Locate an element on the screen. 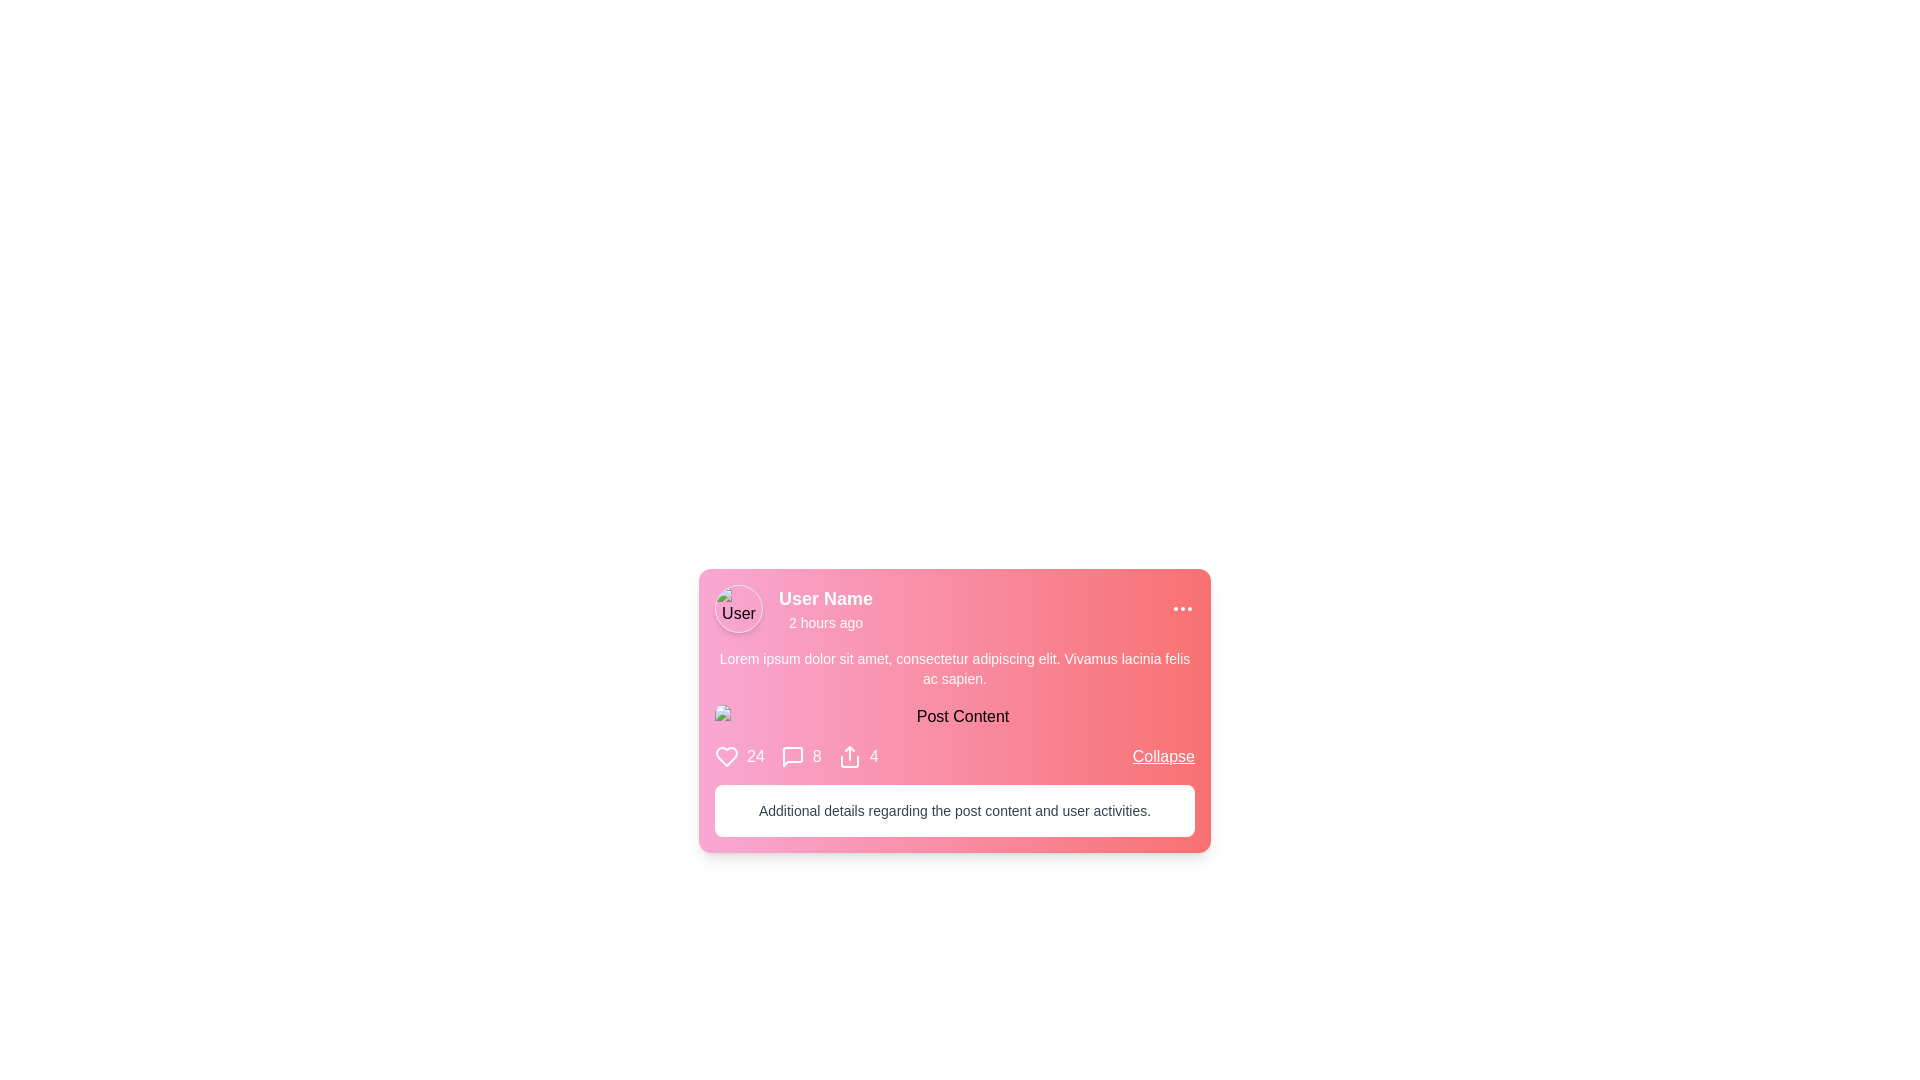  numeric text display showing the number '24' located in the post metrics section, positioned to the right of a heart-shaped icon is located at coordinates (754, 756).